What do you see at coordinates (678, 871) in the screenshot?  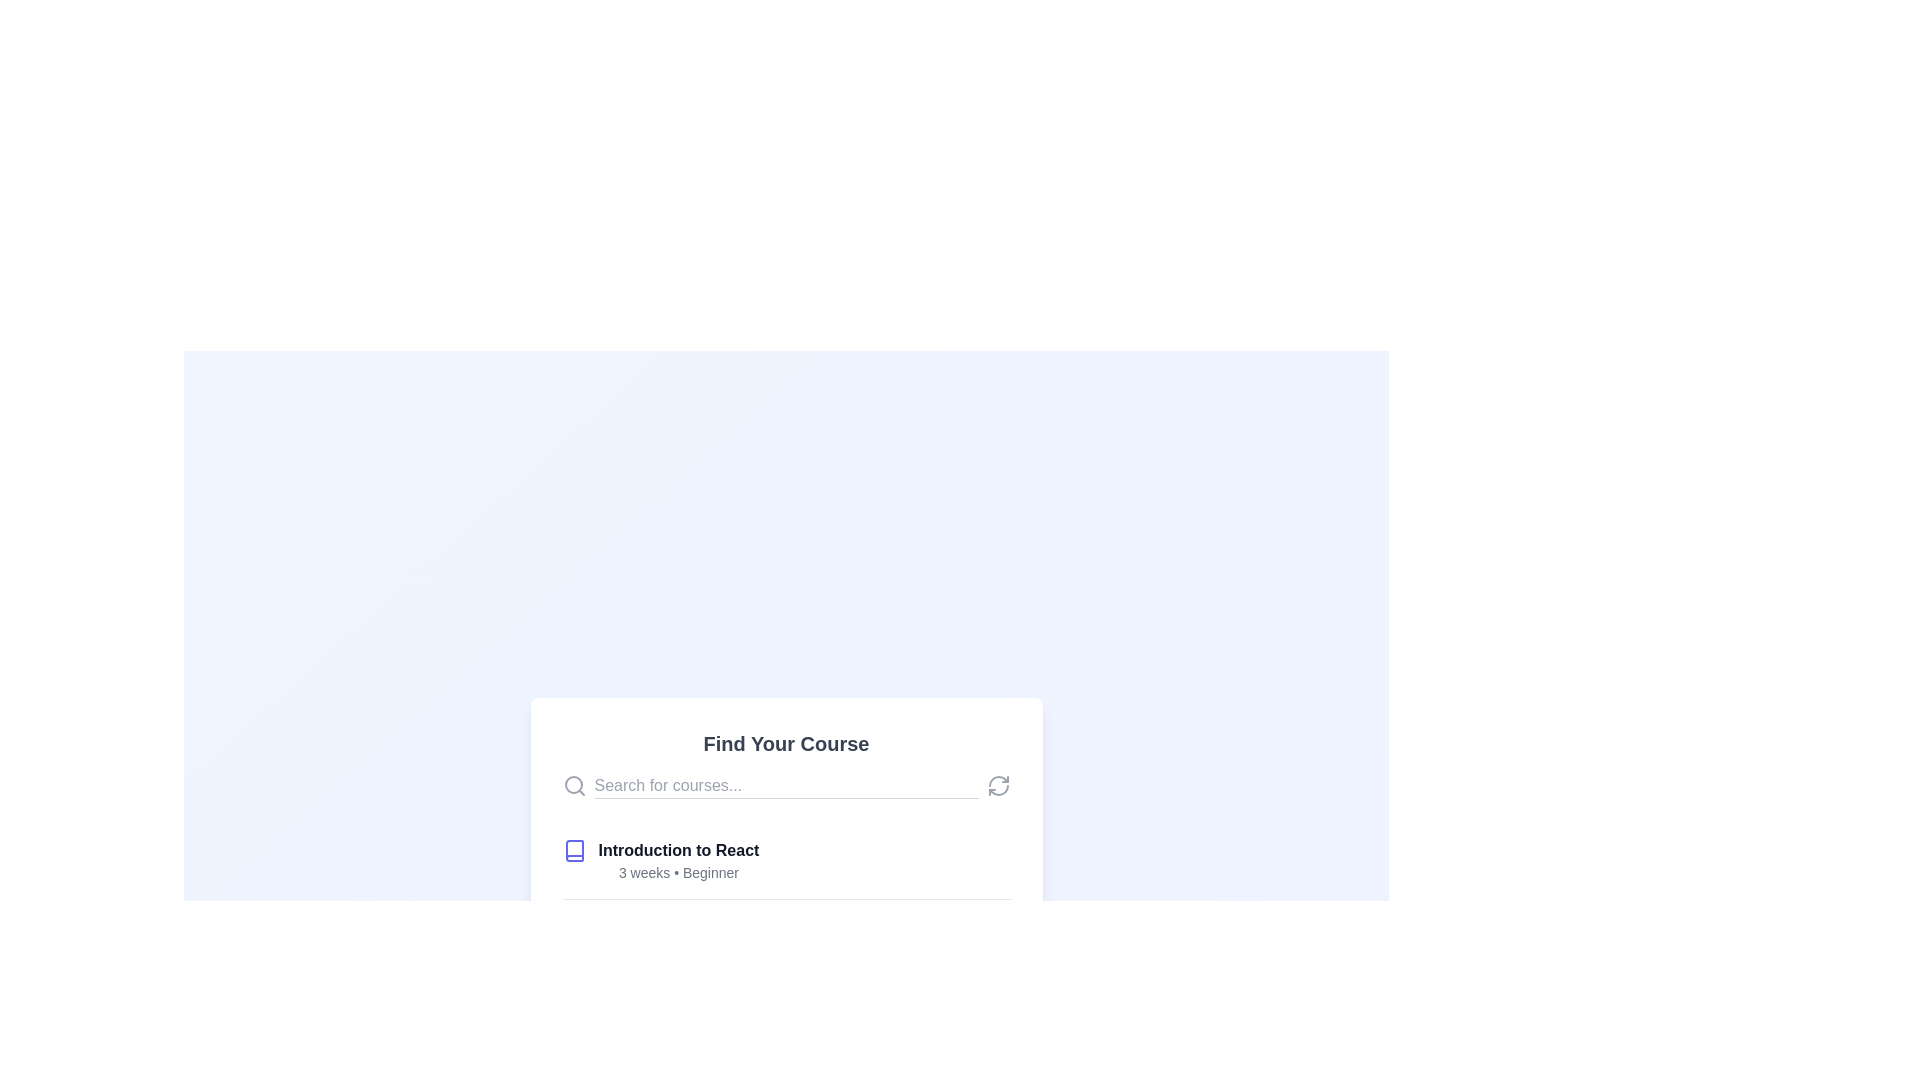 I see `the text element providing details about the course duration and difficulty level, located directly below 'Introduction to React'` at bounding box center [678, 871].